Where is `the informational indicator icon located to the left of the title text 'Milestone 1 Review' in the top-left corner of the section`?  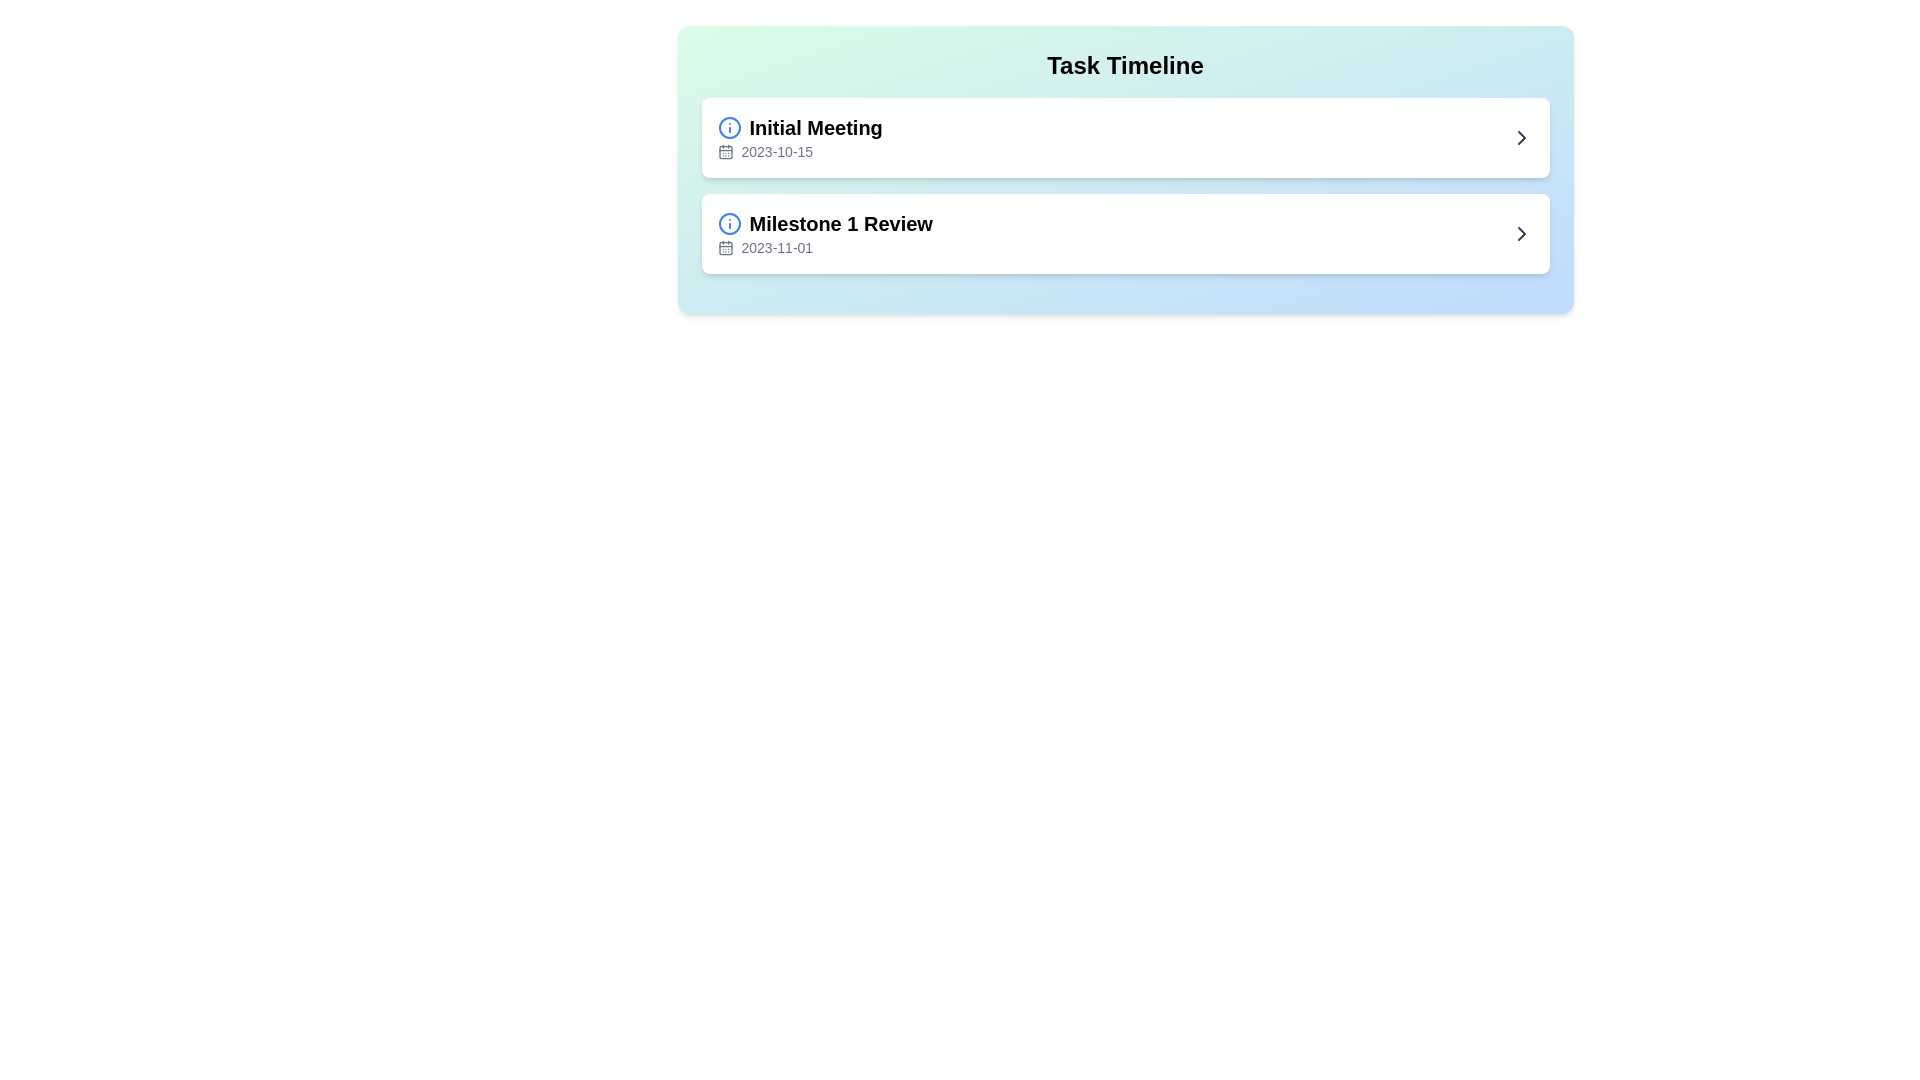
the informational indicator icon located to the left of the title text 'Milestone 1 Review' in the top-left corner of the section is located at coordinates (728, 223).